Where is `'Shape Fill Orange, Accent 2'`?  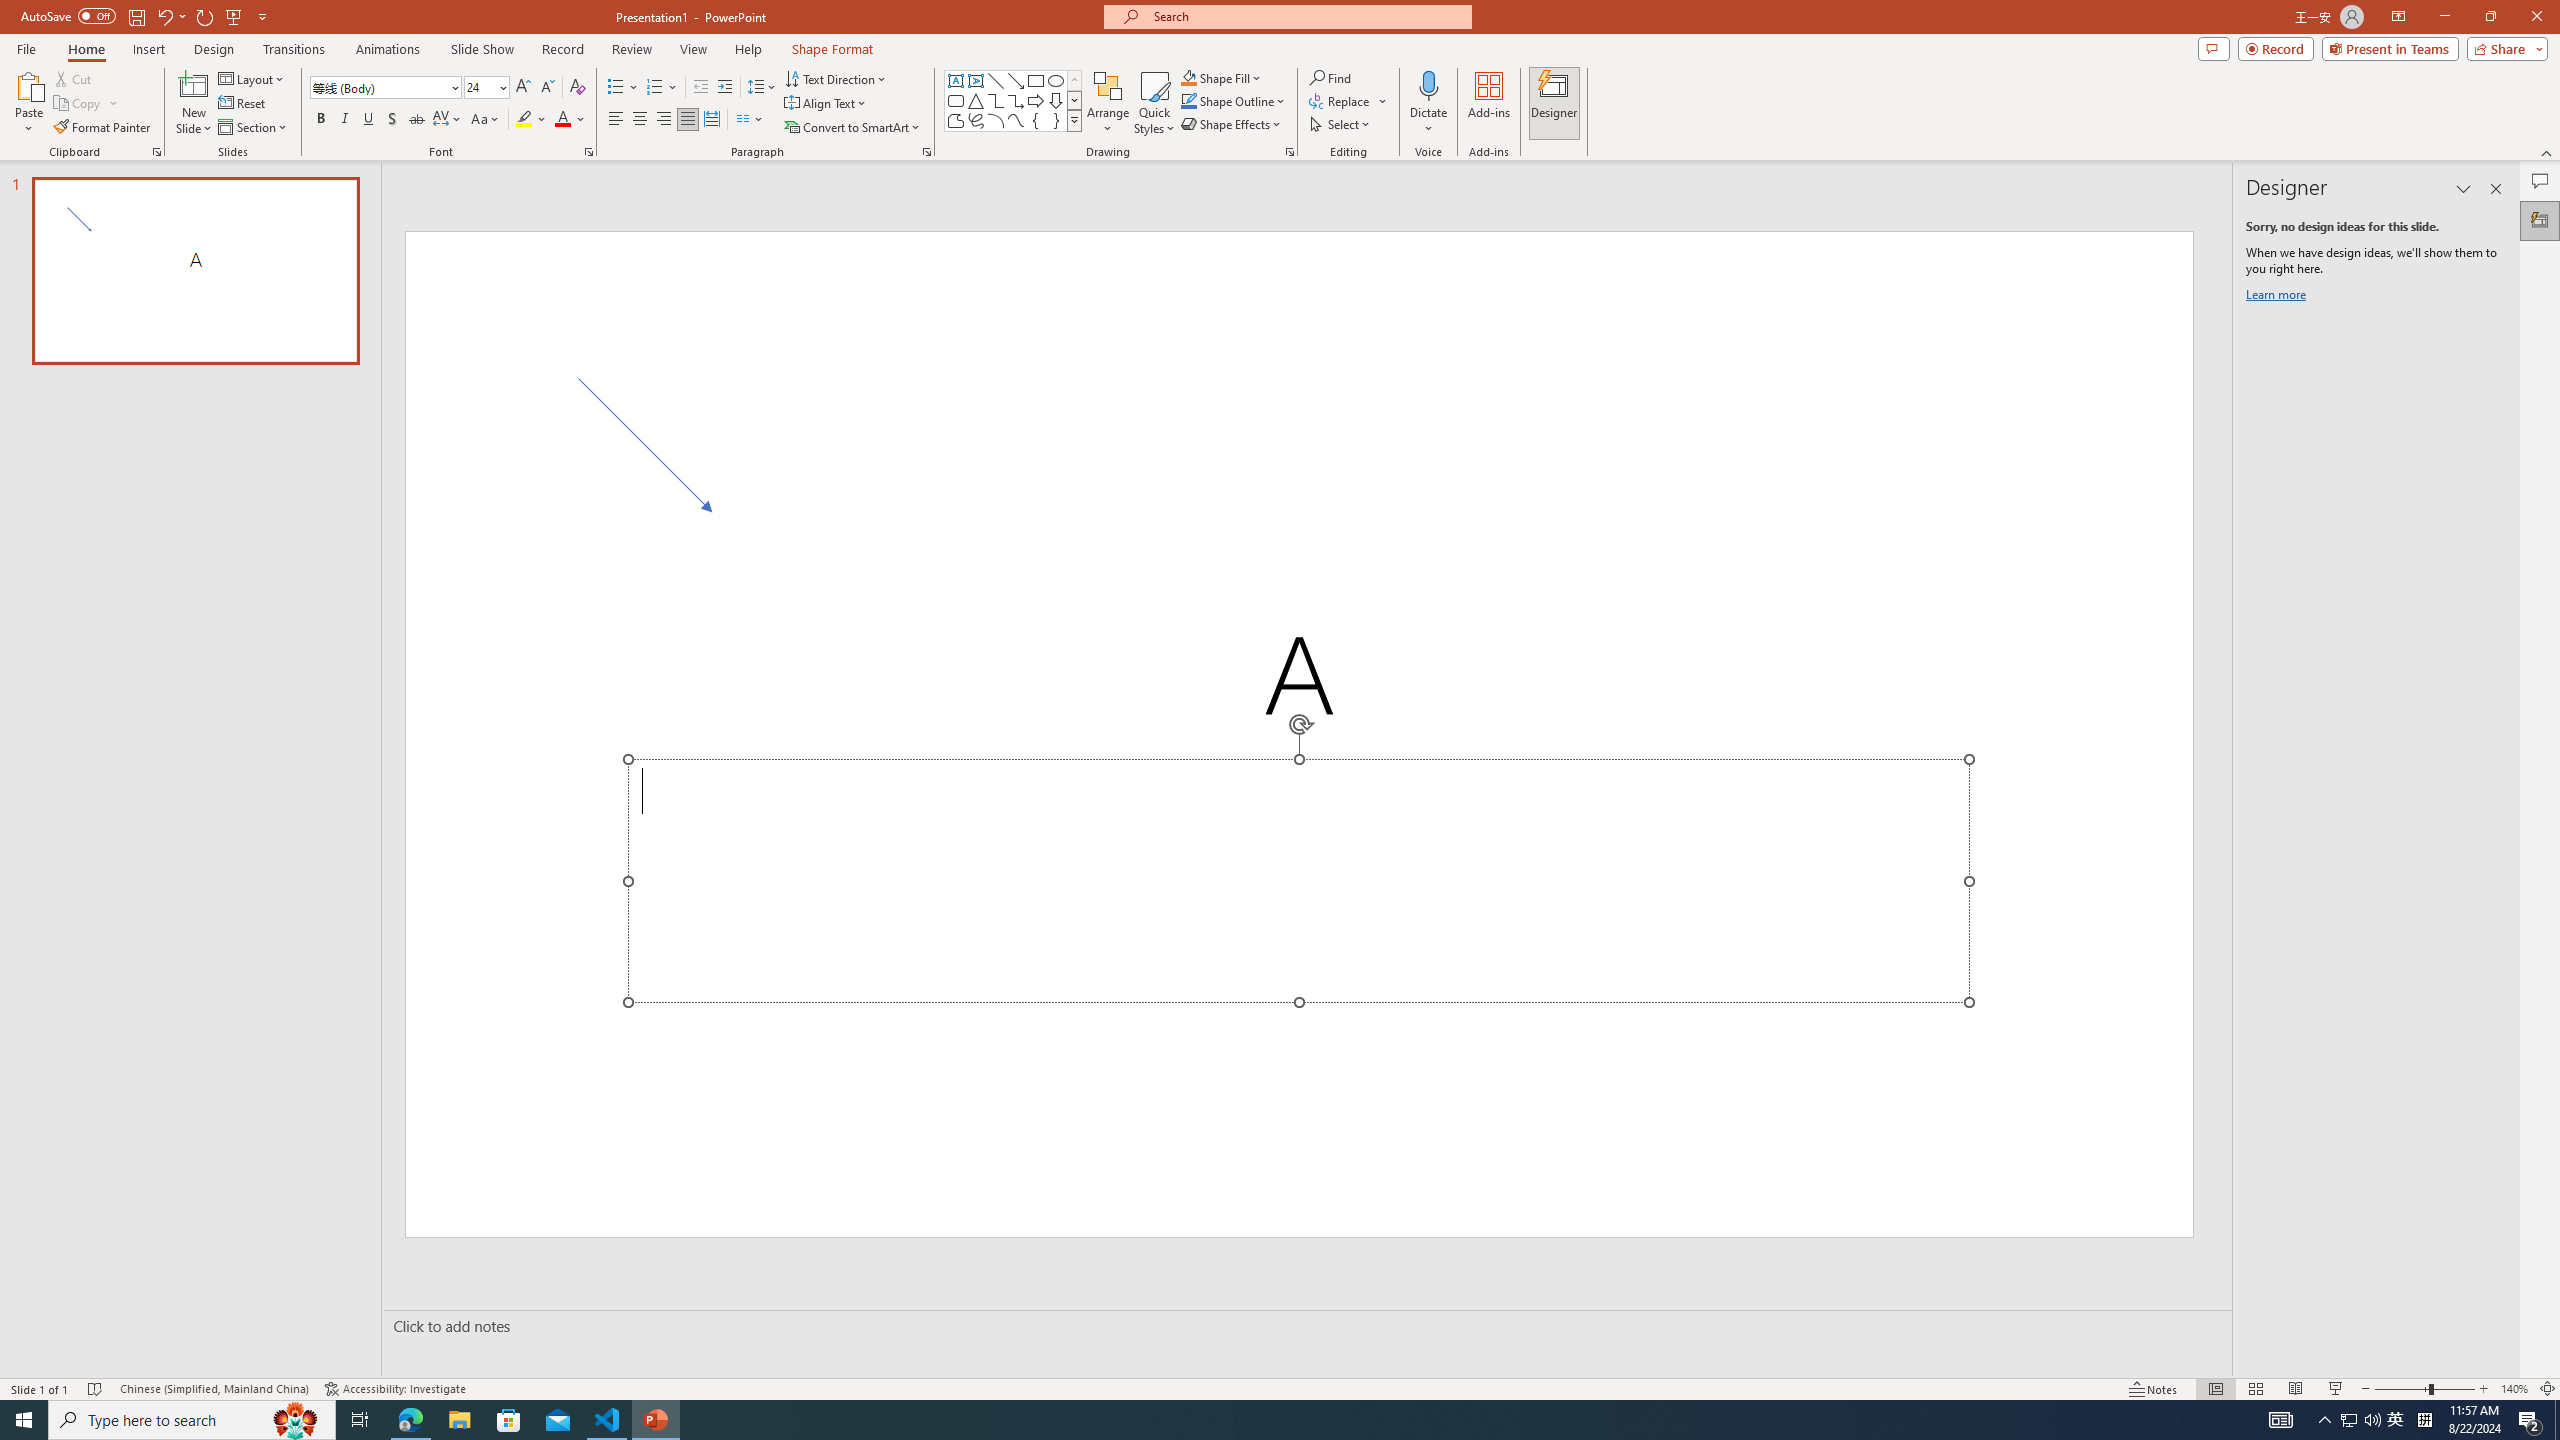
'Shape Fill Orange, Accent 2' is located at coordinates (1189, 77).